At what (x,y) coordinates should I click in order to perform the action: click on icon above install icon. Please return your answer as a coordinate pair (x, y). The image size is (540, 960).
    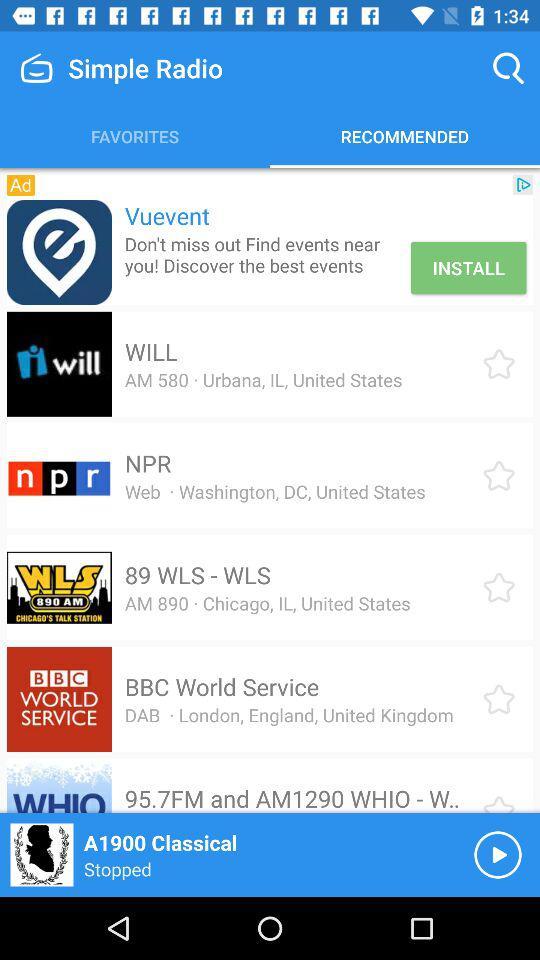
    Looking at the image, I should click on (523, 184).